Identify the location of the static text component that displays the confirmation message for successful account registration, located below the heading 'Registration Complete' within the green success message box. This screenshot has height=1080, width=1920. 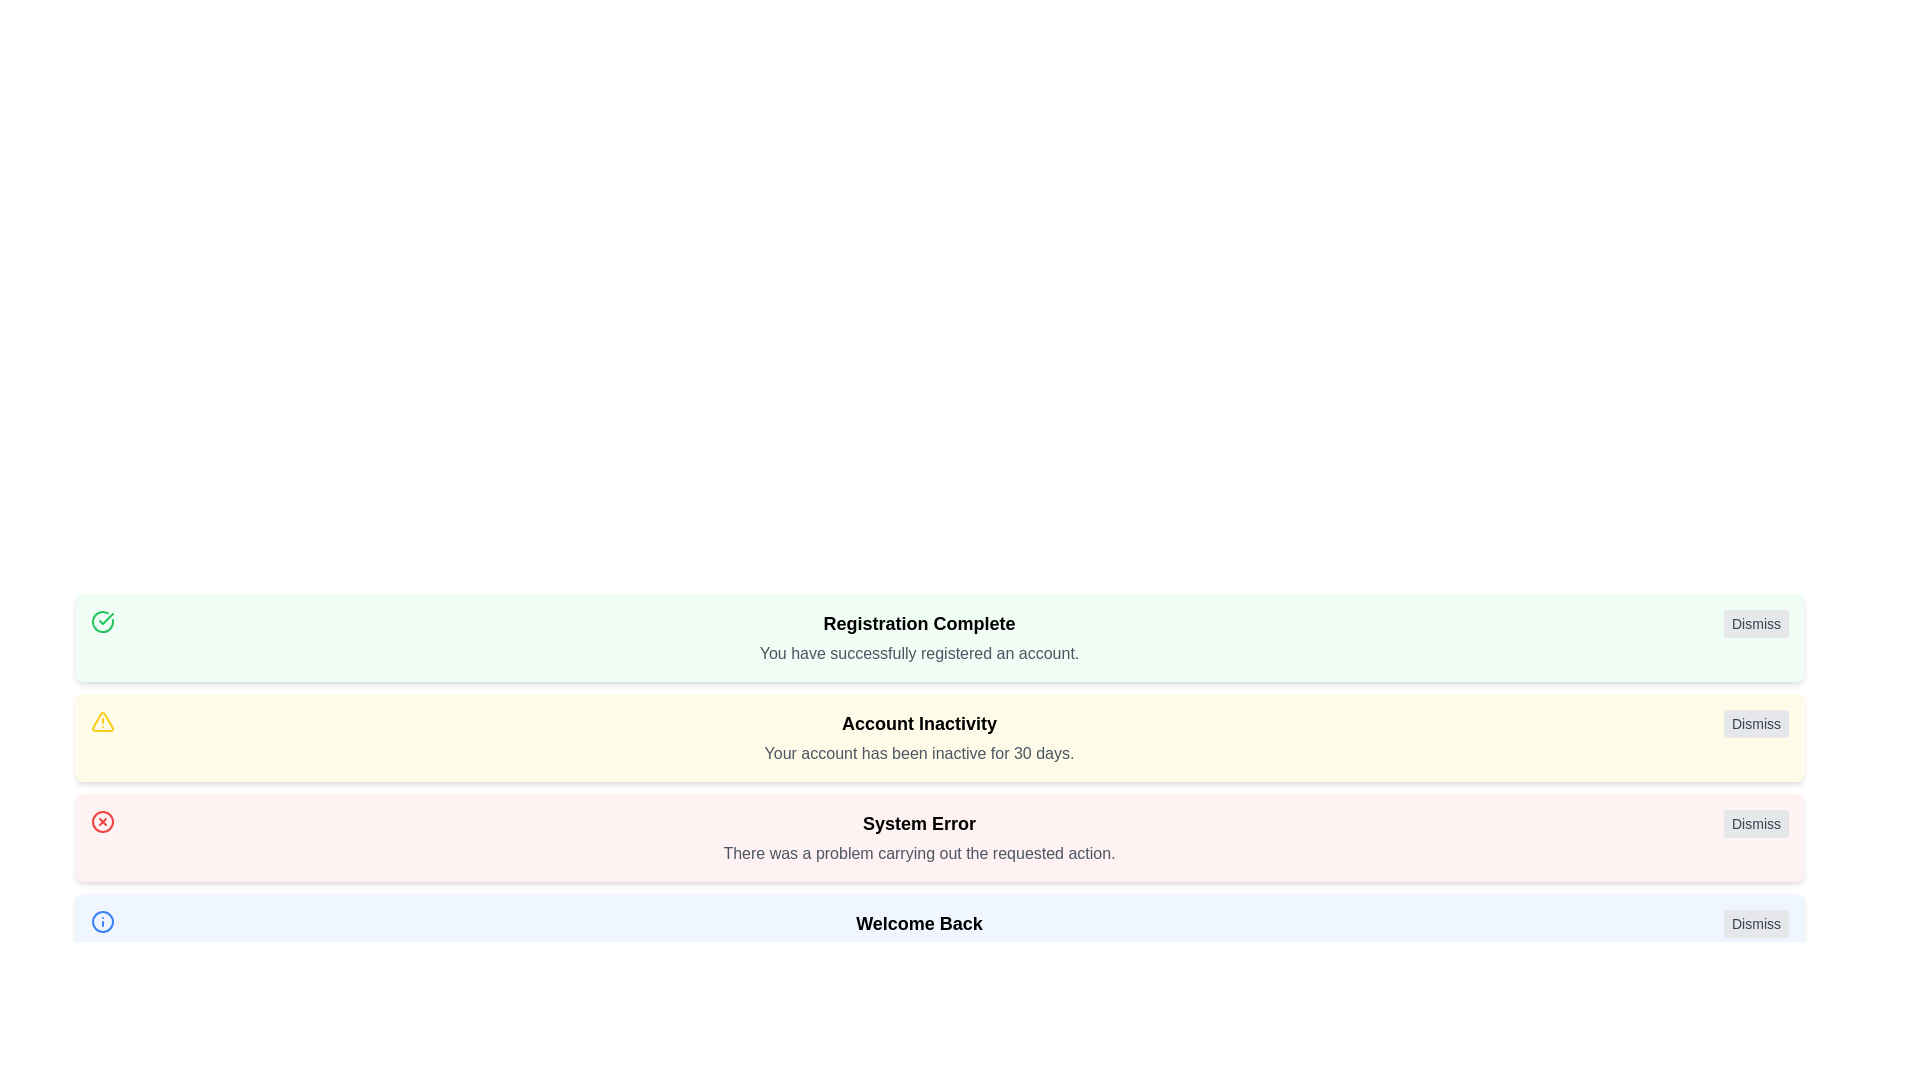
(918, 654).